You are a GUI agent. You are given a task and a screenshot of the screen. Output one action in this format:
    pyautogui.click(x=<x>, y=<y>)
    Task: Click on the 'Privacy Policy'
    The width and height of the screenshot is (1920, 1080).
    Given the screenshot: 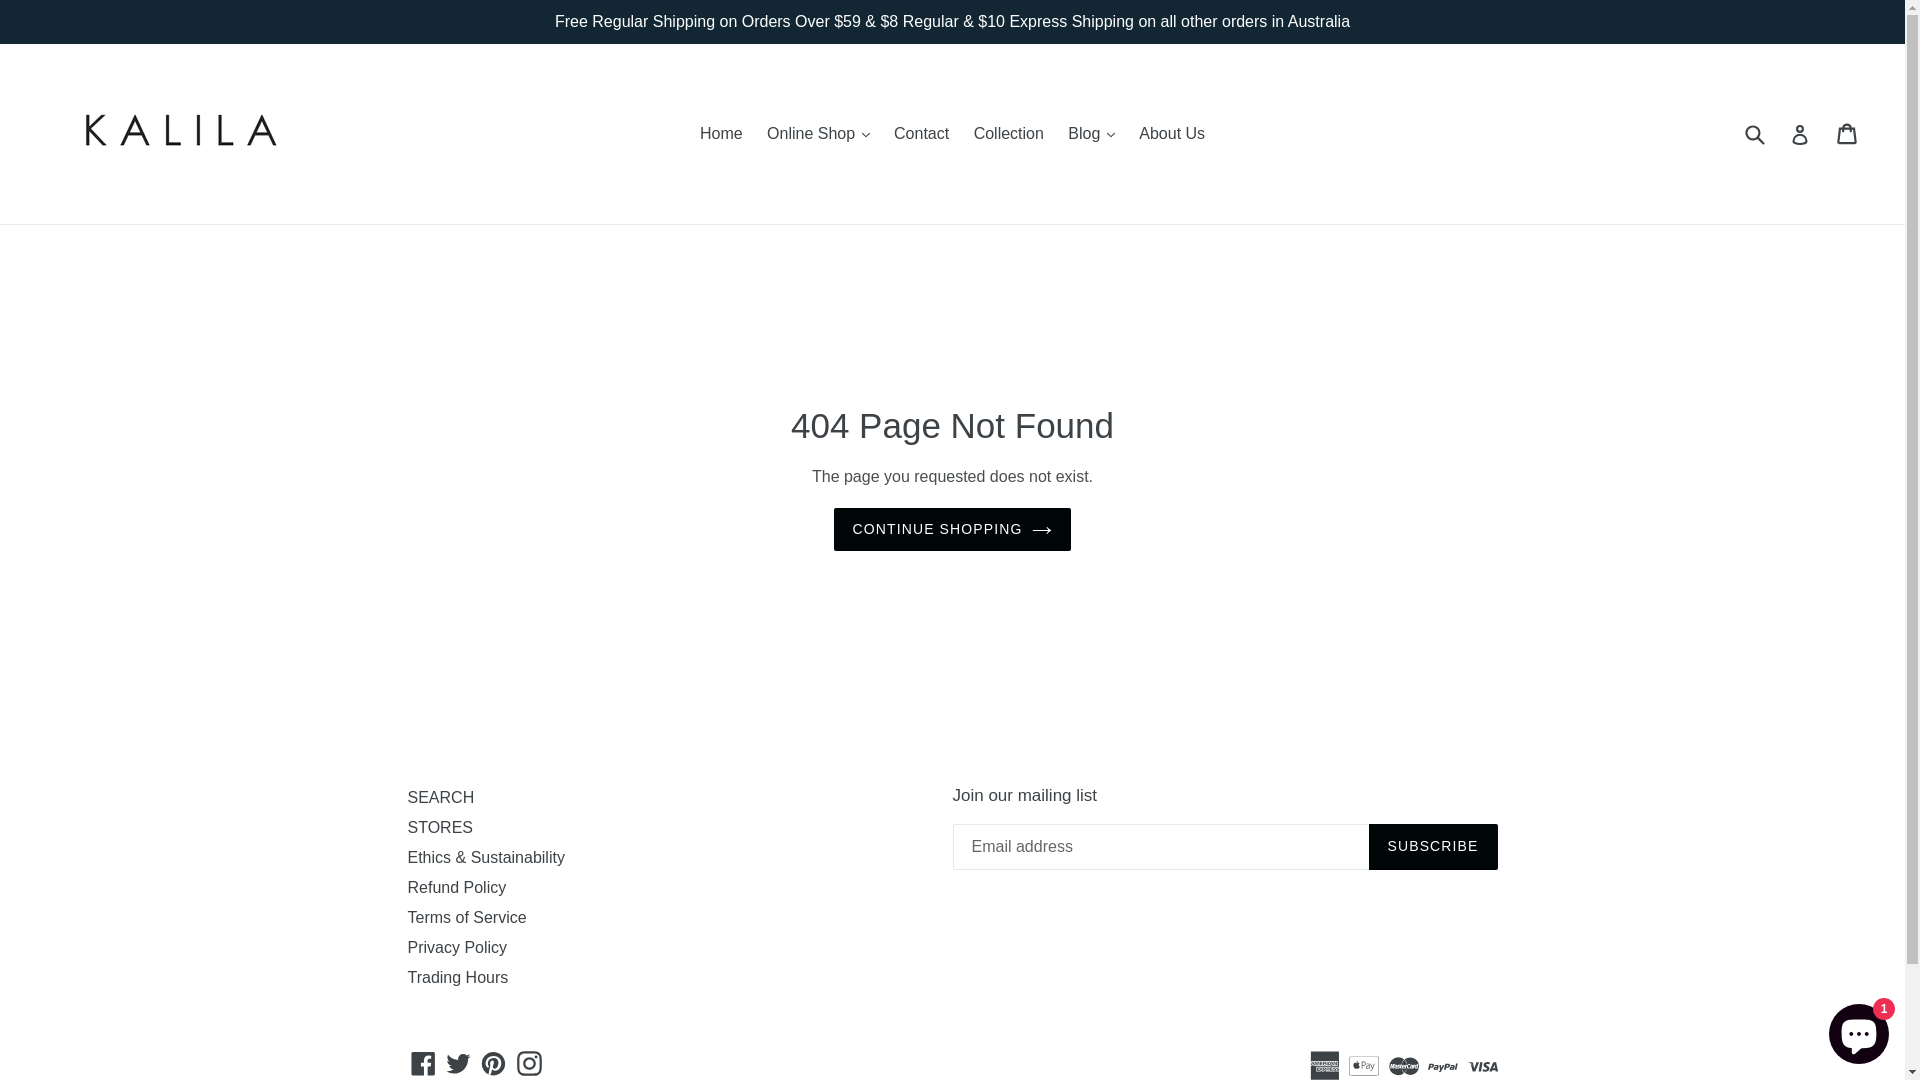 What is the action you would take?
    pyautogui.click(x=407, y=946)
    